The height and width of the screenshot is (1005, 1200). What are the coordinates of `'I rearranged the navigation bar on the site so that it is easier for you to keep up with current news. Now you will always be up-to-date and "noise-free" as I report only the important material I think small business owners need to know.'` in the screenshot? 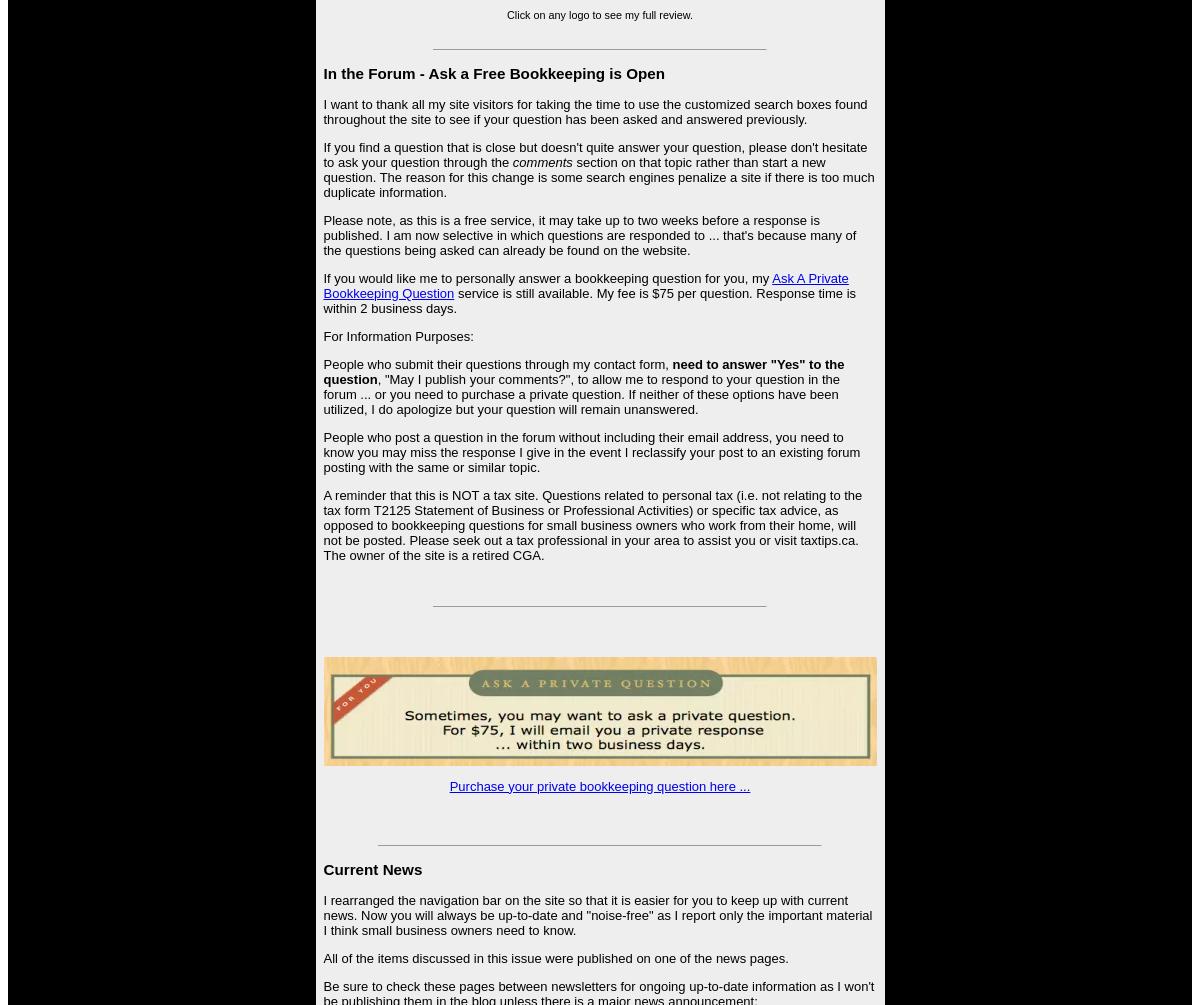 It's located at (596, 914).